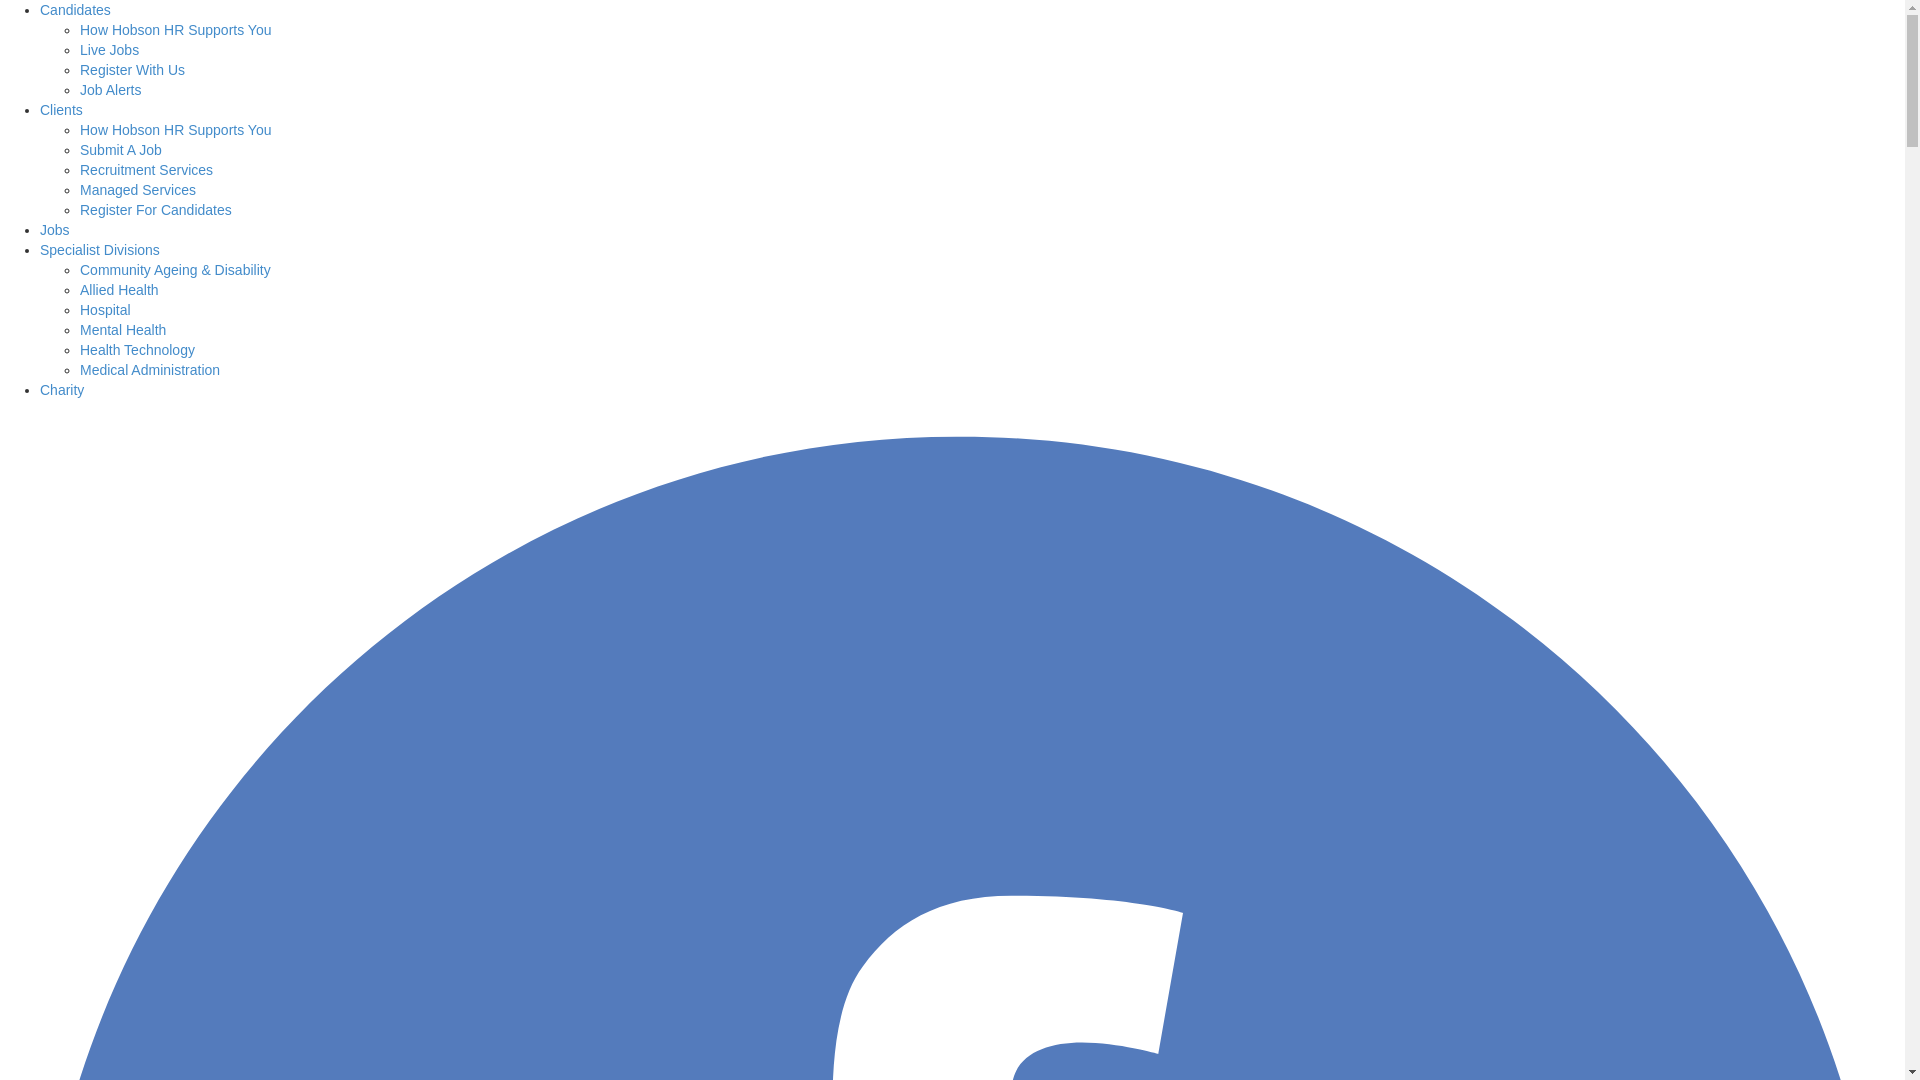 This screenshot has height=1080, width=1920. What do you see at coordinates (145, 168) in the screenshot?
I see `'Recruitment Services'` at bounding box center [145, 168].